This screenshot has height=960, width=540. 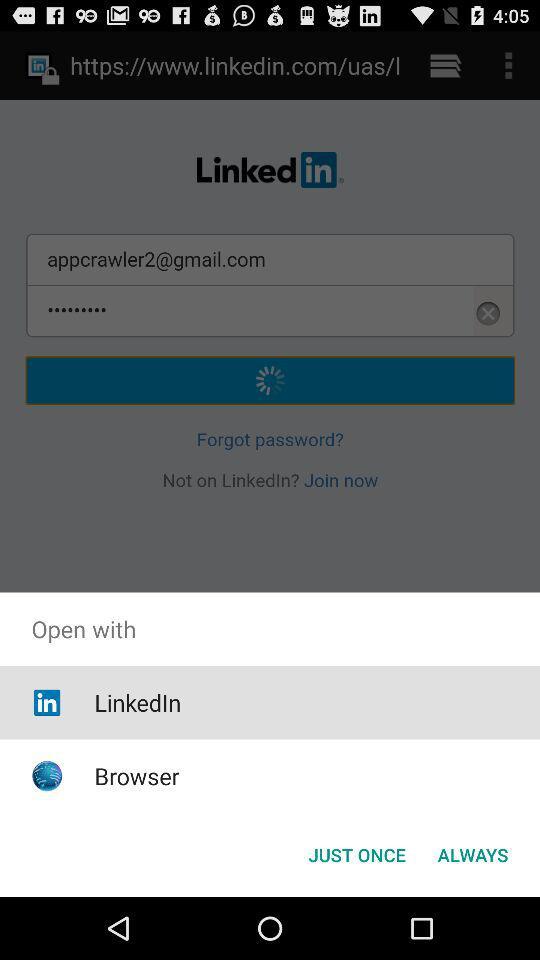 I want to click on the button to the right of just once button, so click(x=472, y=853).